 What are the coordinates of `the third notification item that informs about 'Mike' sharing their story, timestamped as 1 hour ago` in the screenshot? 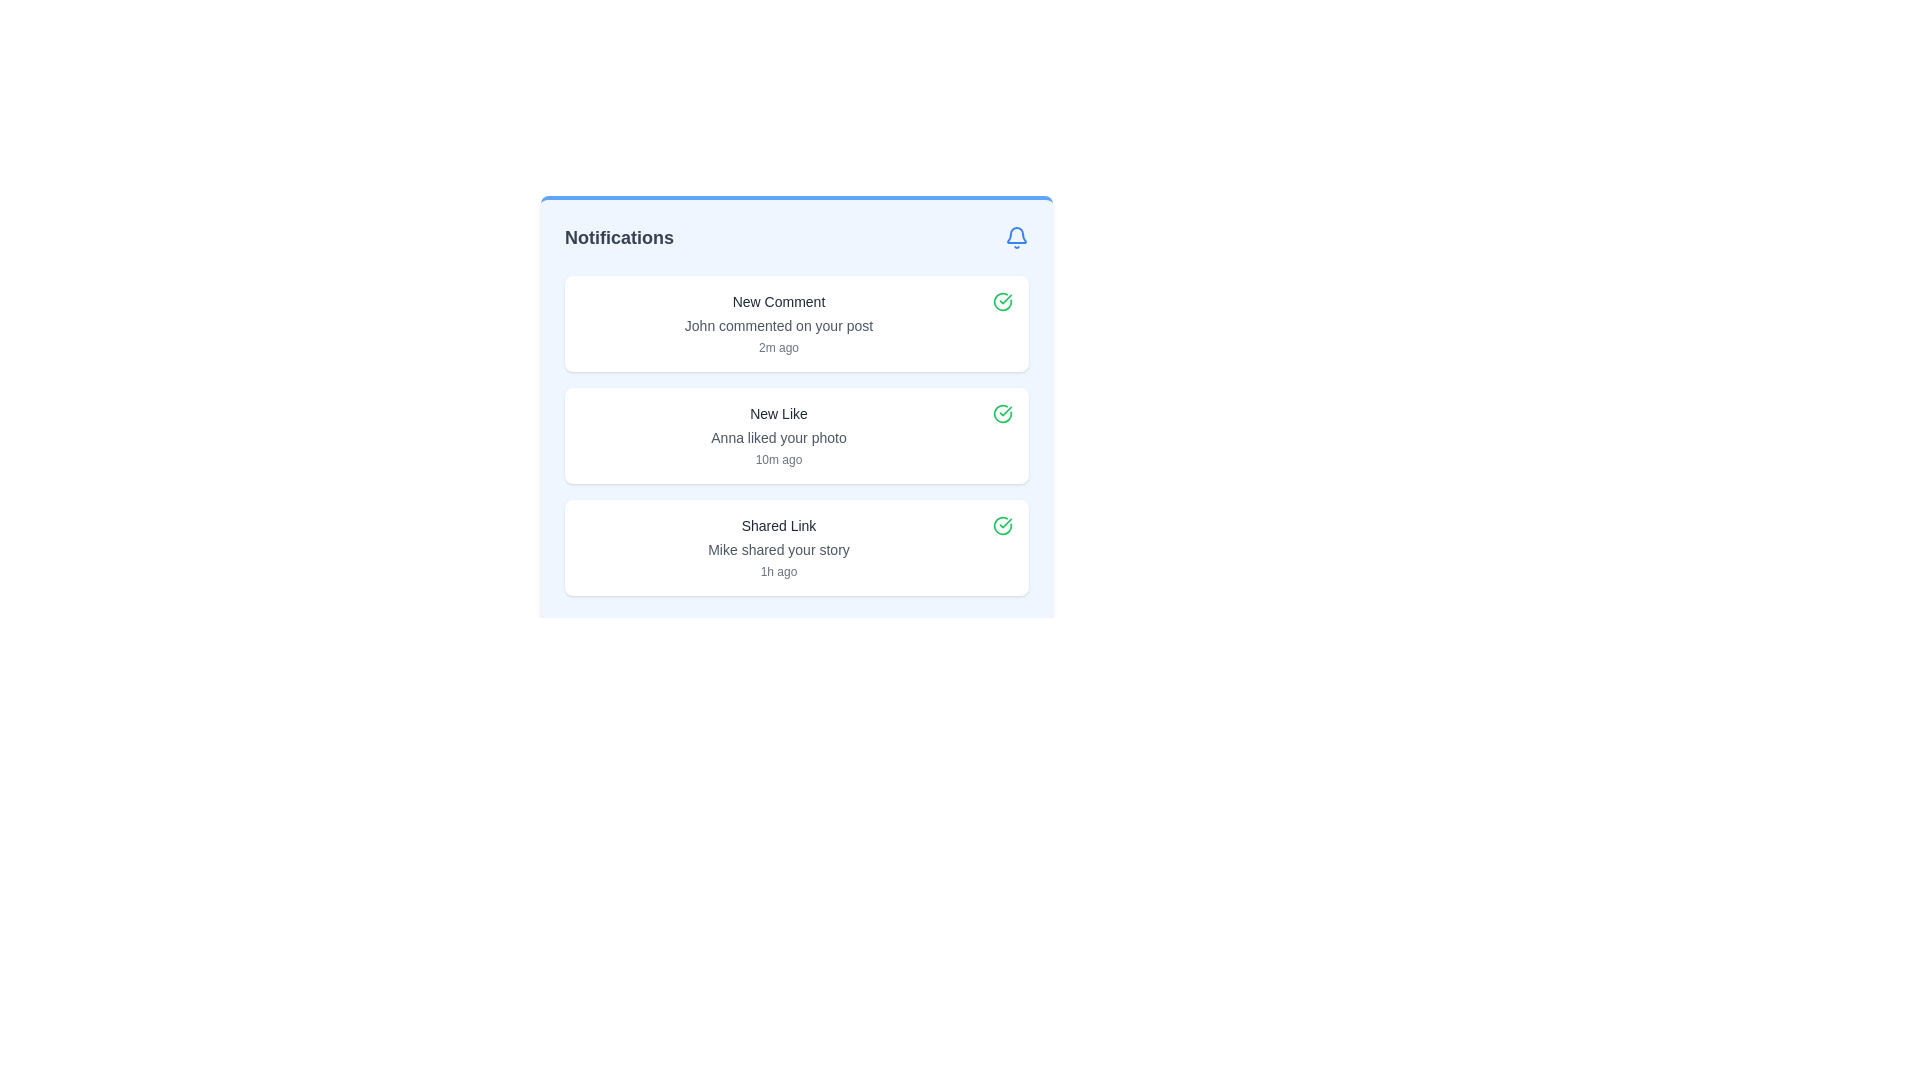 It's located at (795, 547).